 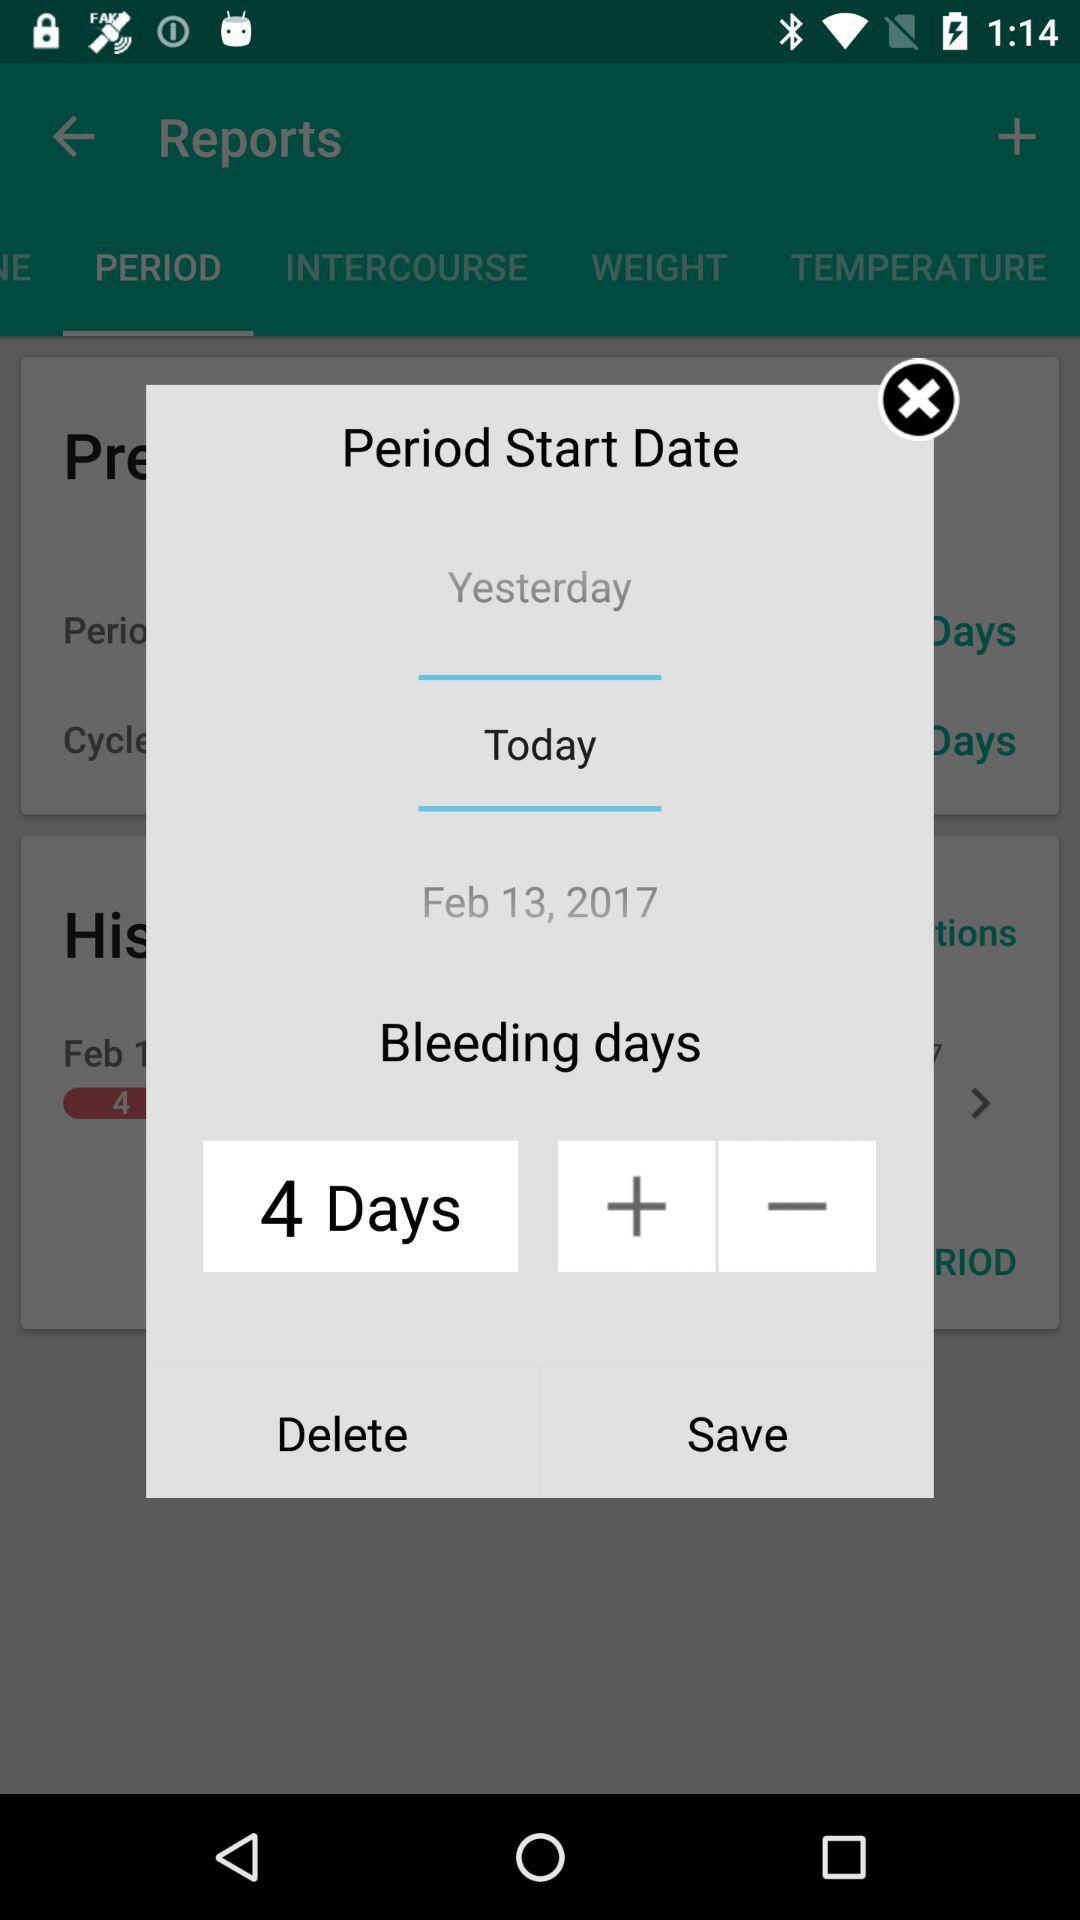 I want to click on the open window, so click(x=918, y=399).